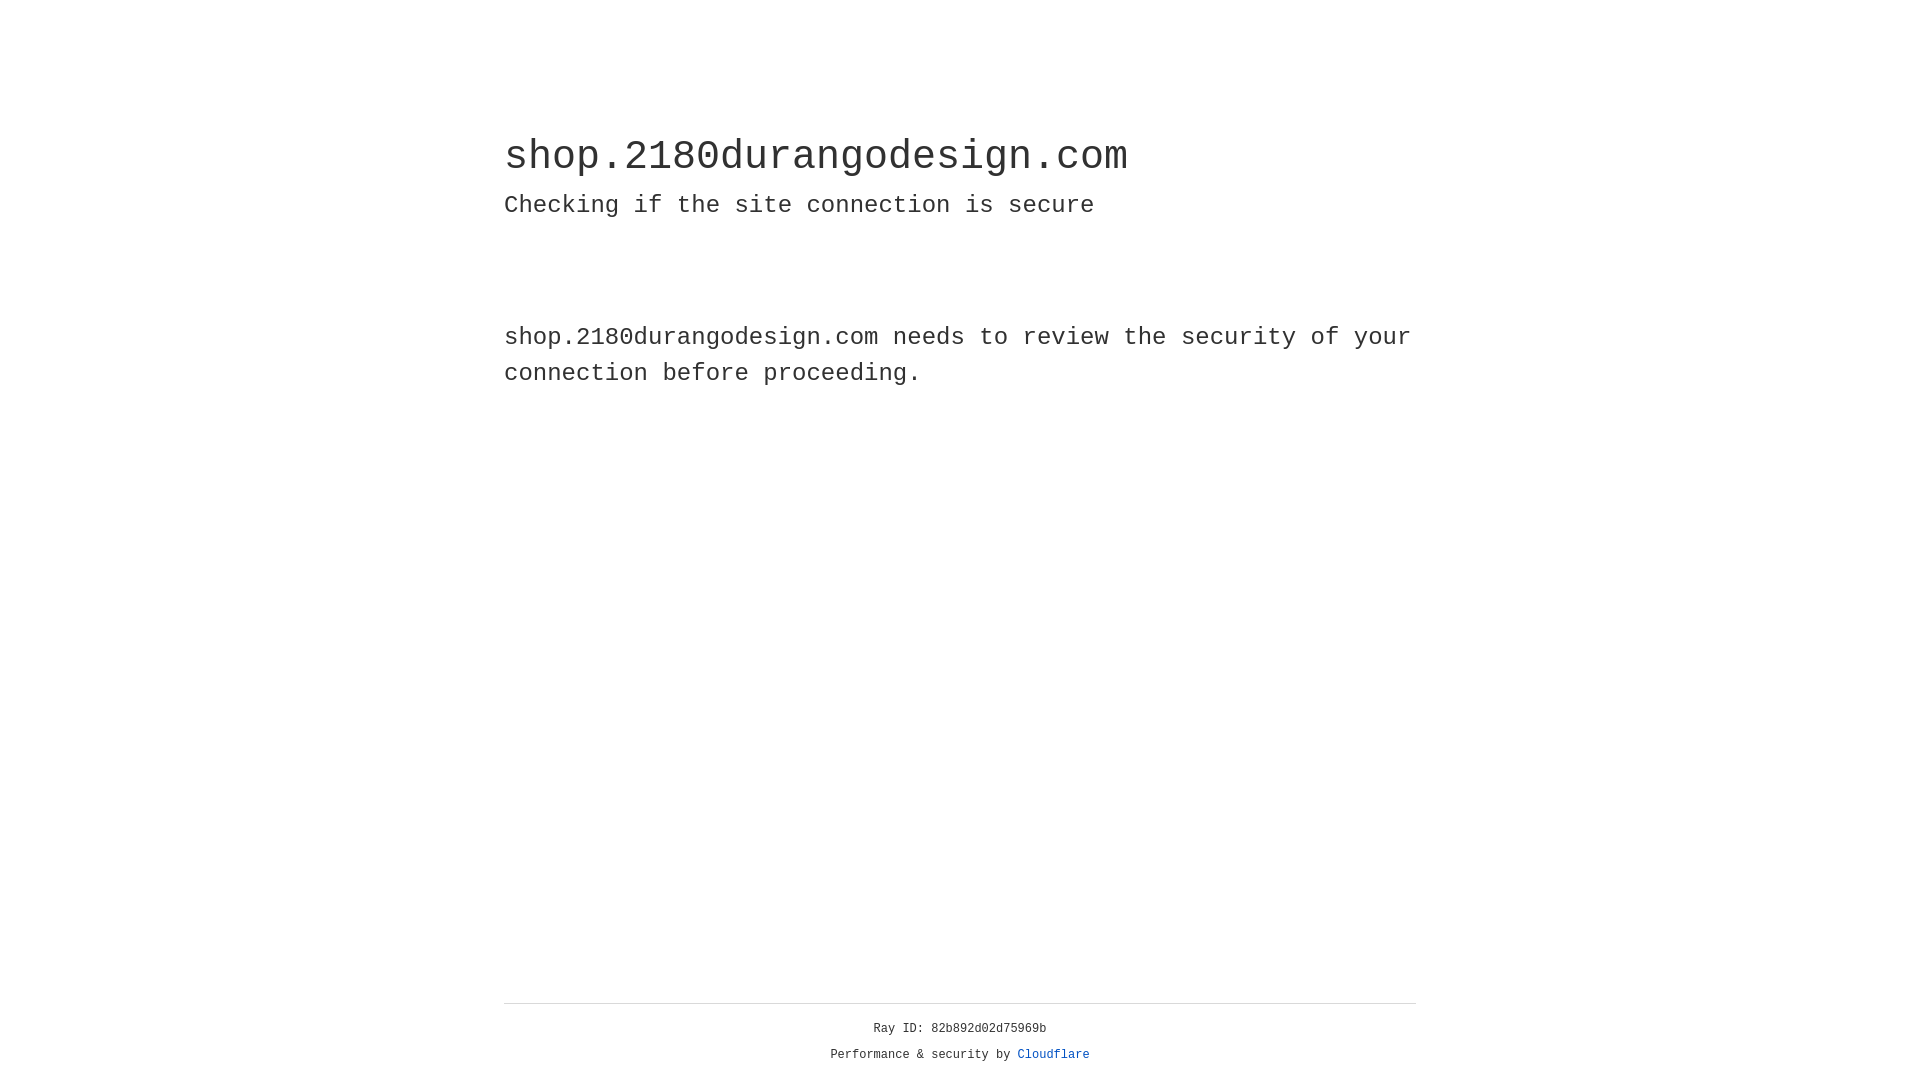 This screenshot has height=1080, width=1920. What do you see at coordinates (1053, 1054) in the screenshot?
I see `'Cloudflare'` at bounding box center [1053, 1054].